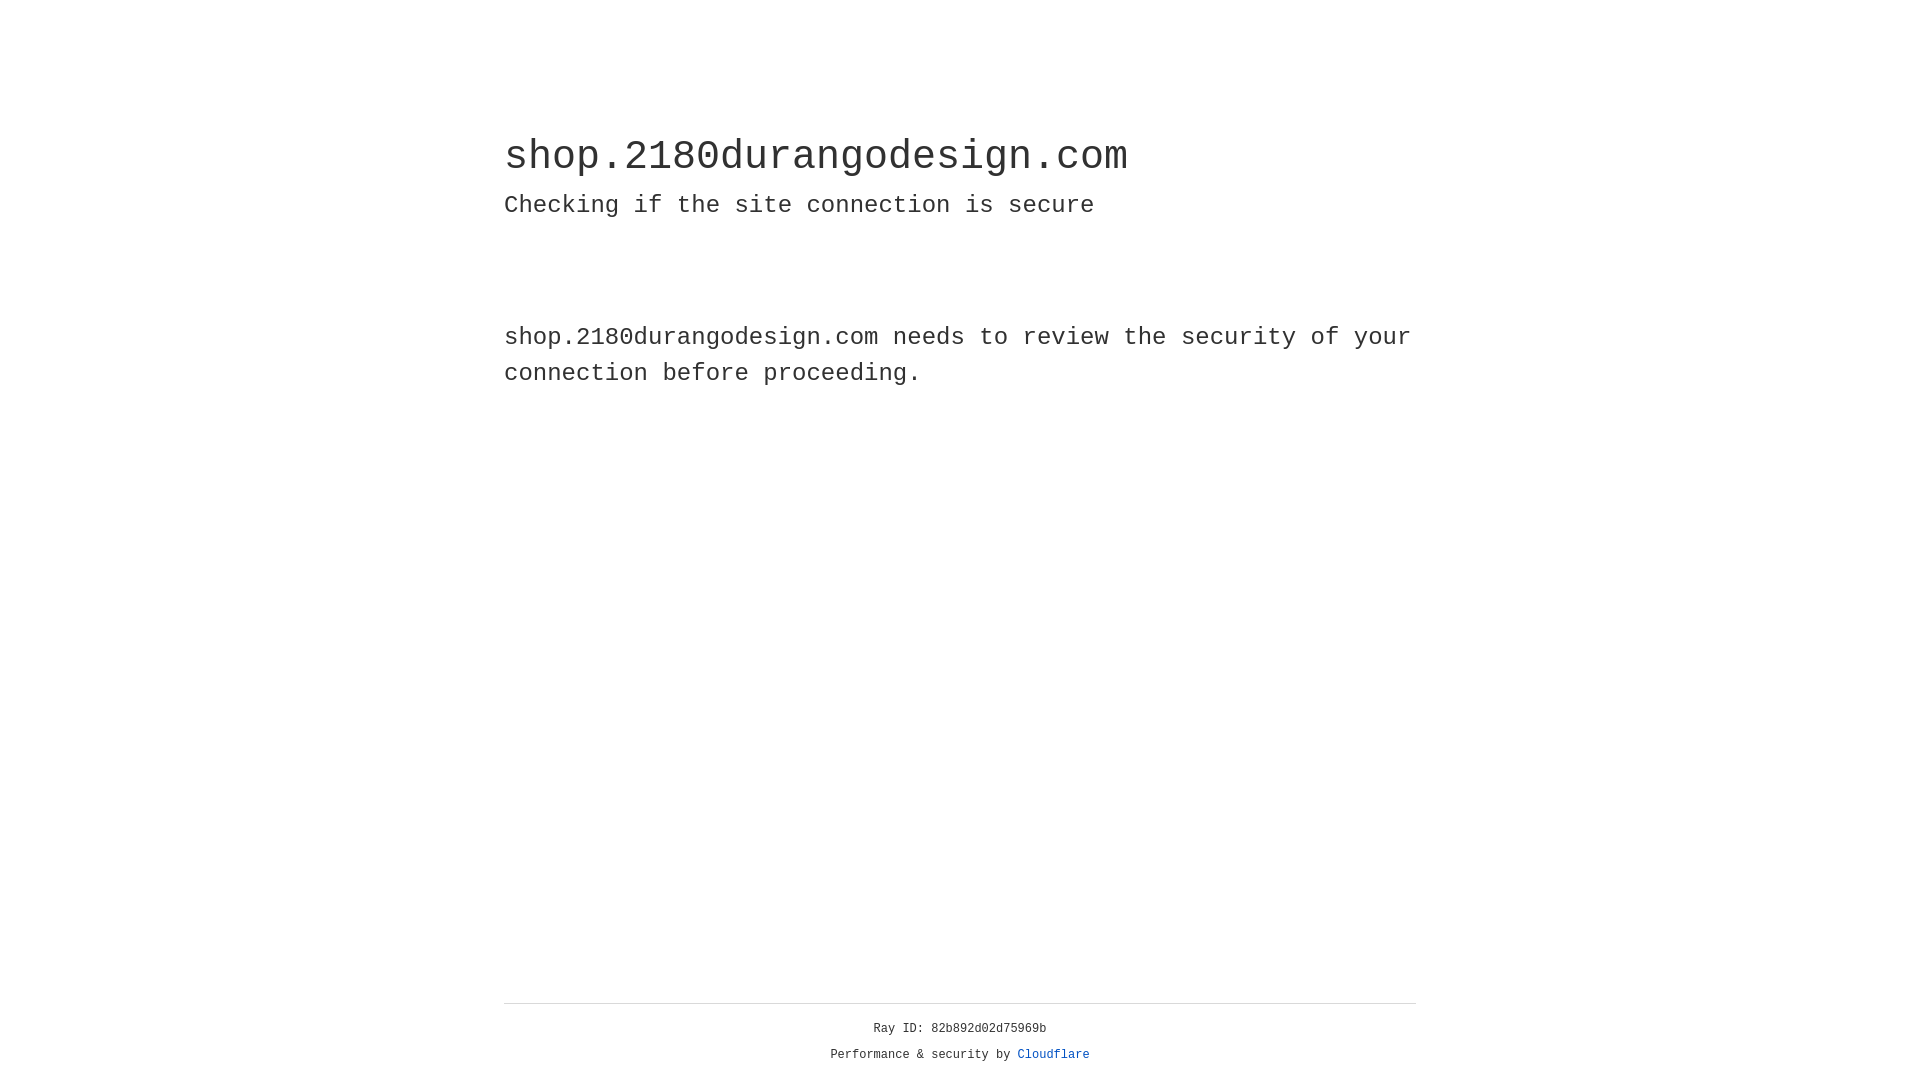 This screenshot has height=1080, width=1920. What do you see at coordinates (1053, 1054) in the screenshot?
I see `'Cloudflare'` at bounding box center [1053, 1054].